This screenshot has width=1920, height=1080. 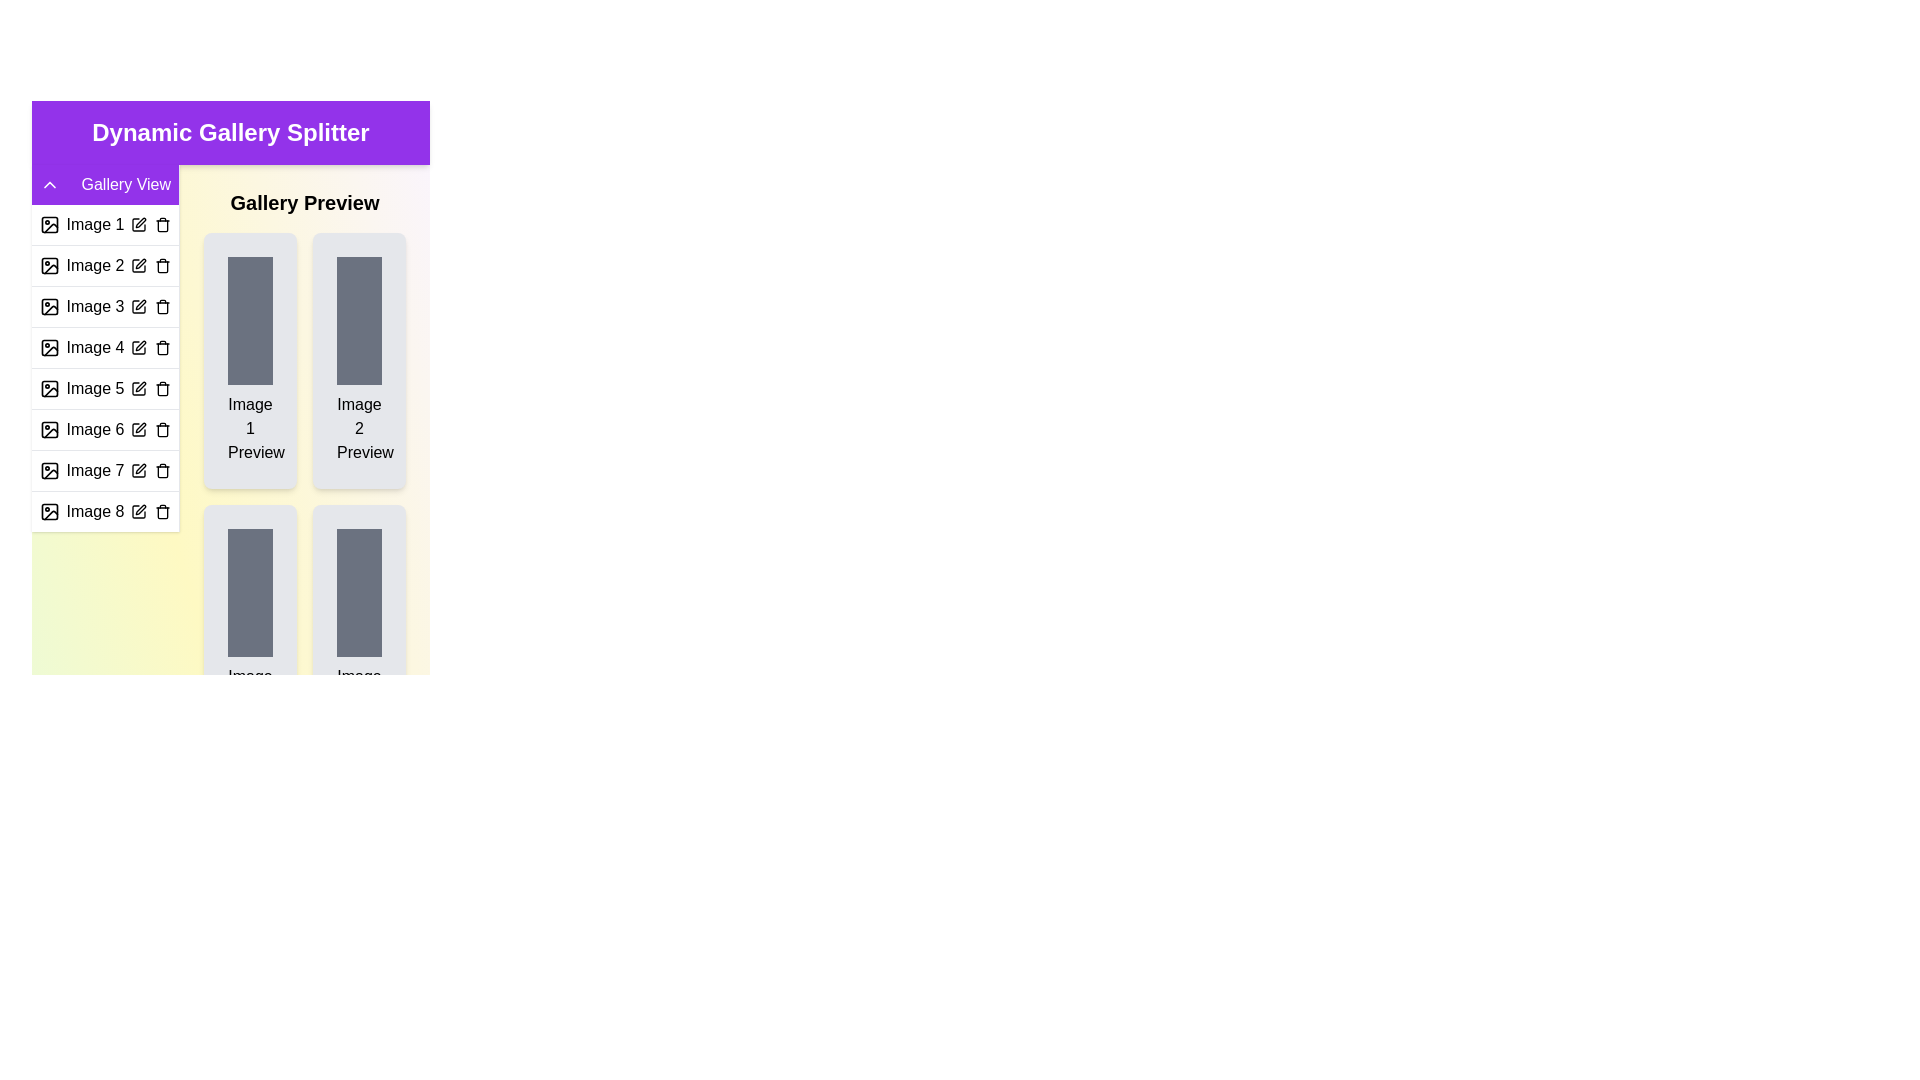 I want to click on the edit icon within the List item labeled 'Image 4' to initiate the editing process, so click(x=104, y=346).